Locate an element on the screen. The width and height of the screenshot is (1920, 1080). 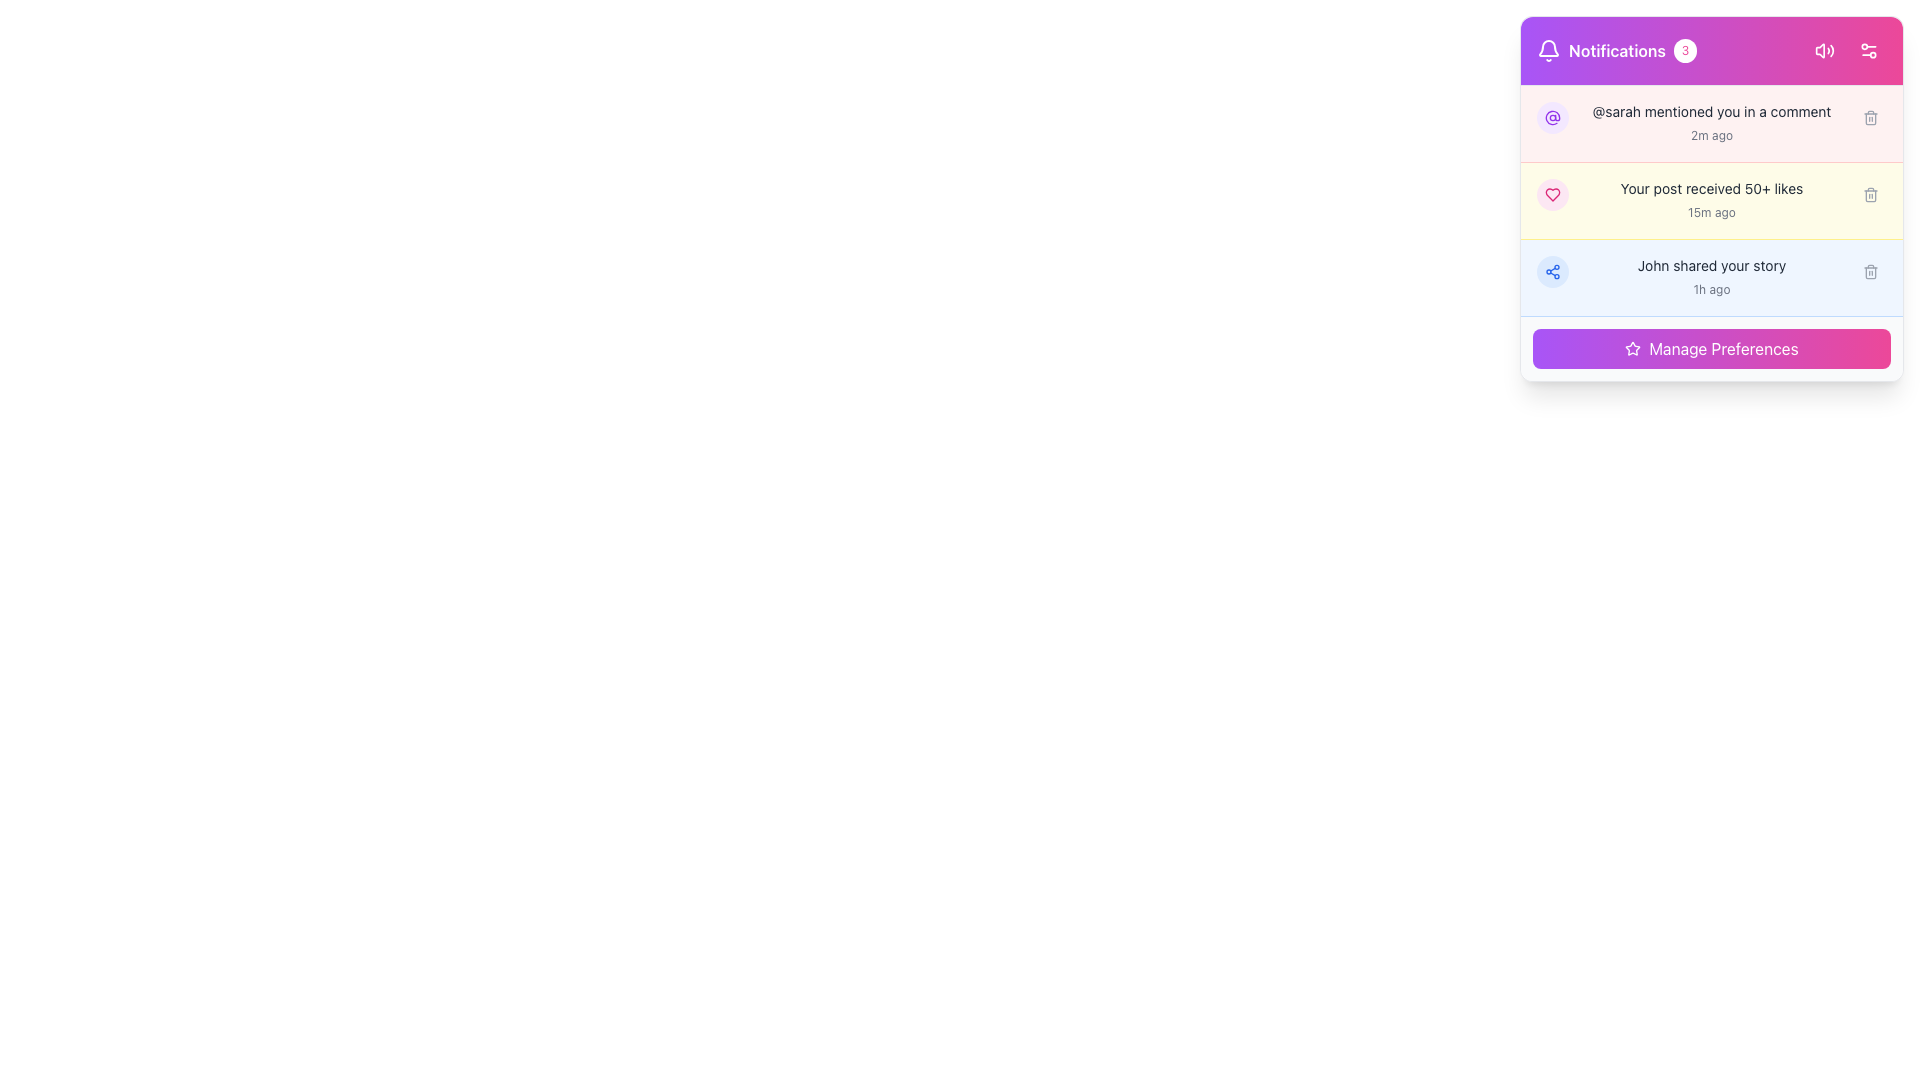
timestamp located in the topmost notification entry, which appears to the right of the main notification text '@sarah mentioned you in a comment' is located at coordinates (1711, 135).